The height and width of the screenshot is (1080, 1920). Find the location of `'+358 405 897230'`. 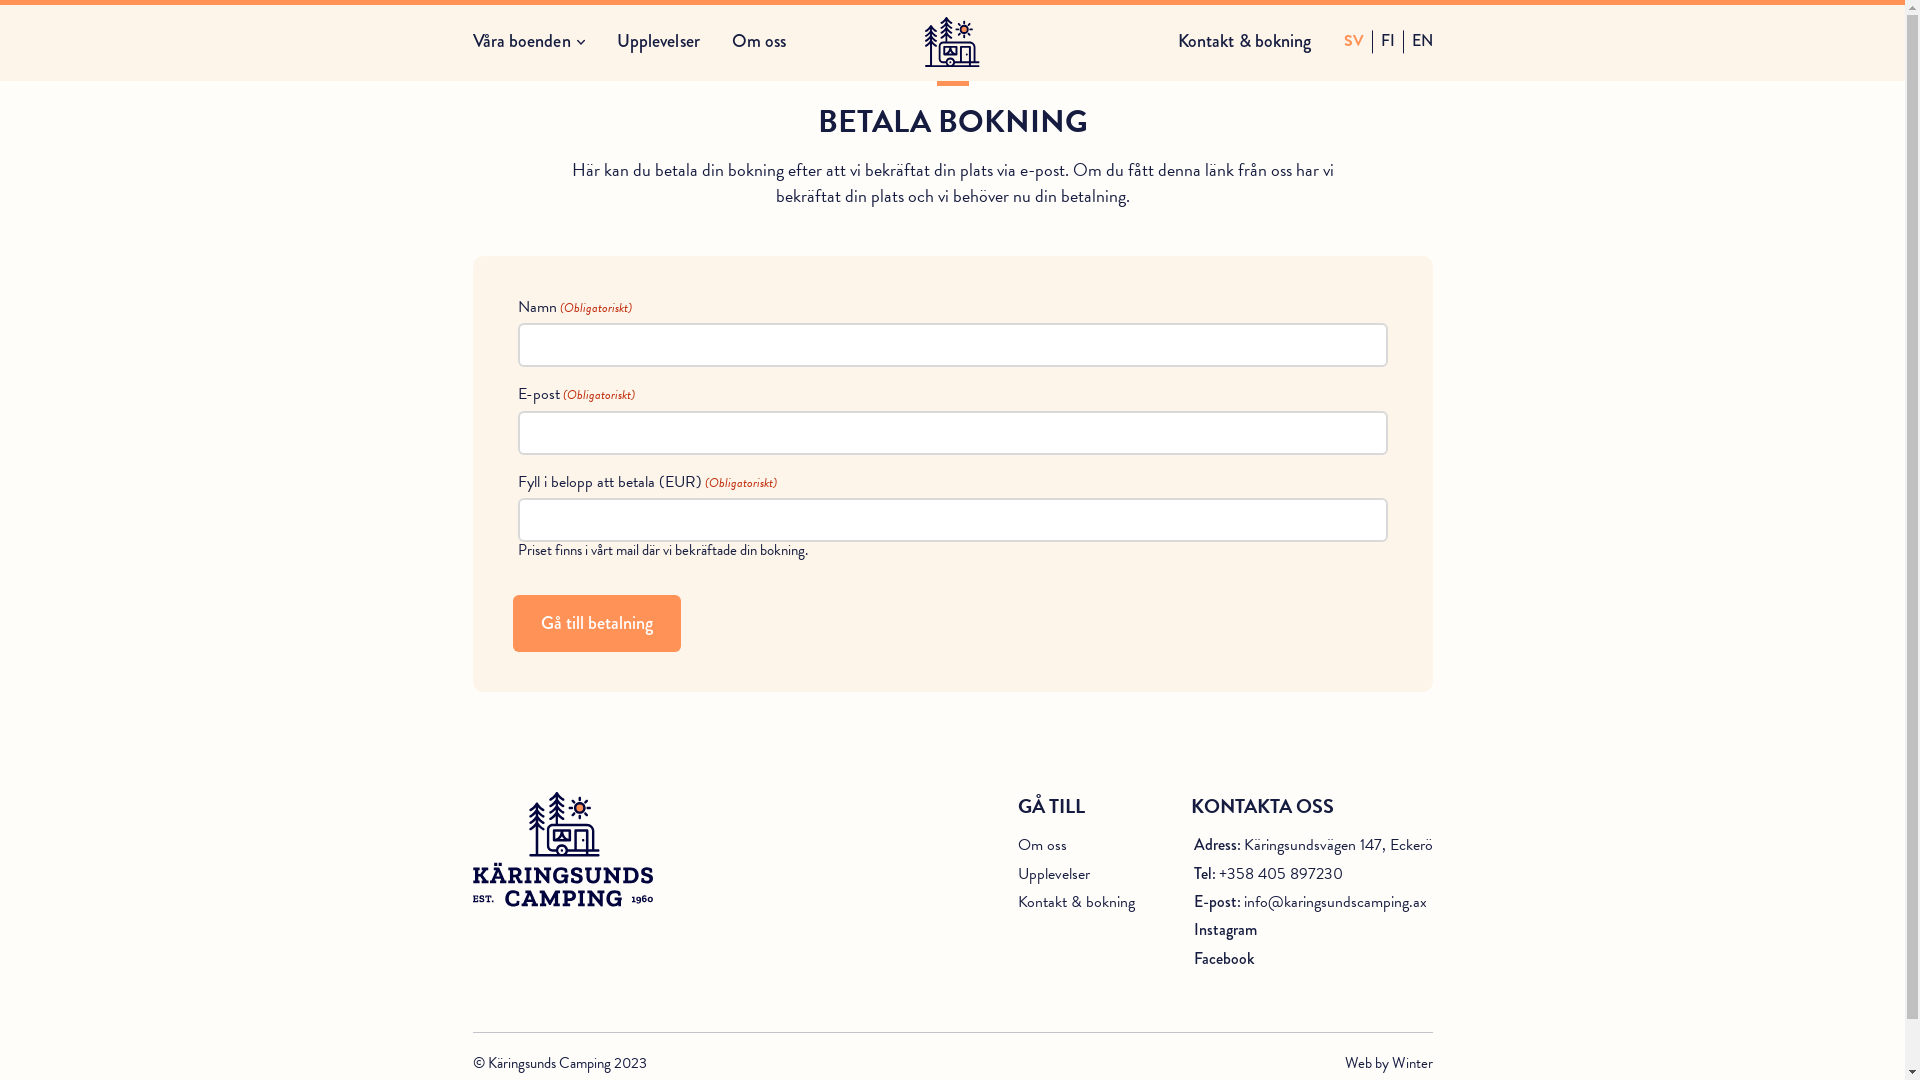

'+358 405 897230' is located at coordinates (1280, 873).